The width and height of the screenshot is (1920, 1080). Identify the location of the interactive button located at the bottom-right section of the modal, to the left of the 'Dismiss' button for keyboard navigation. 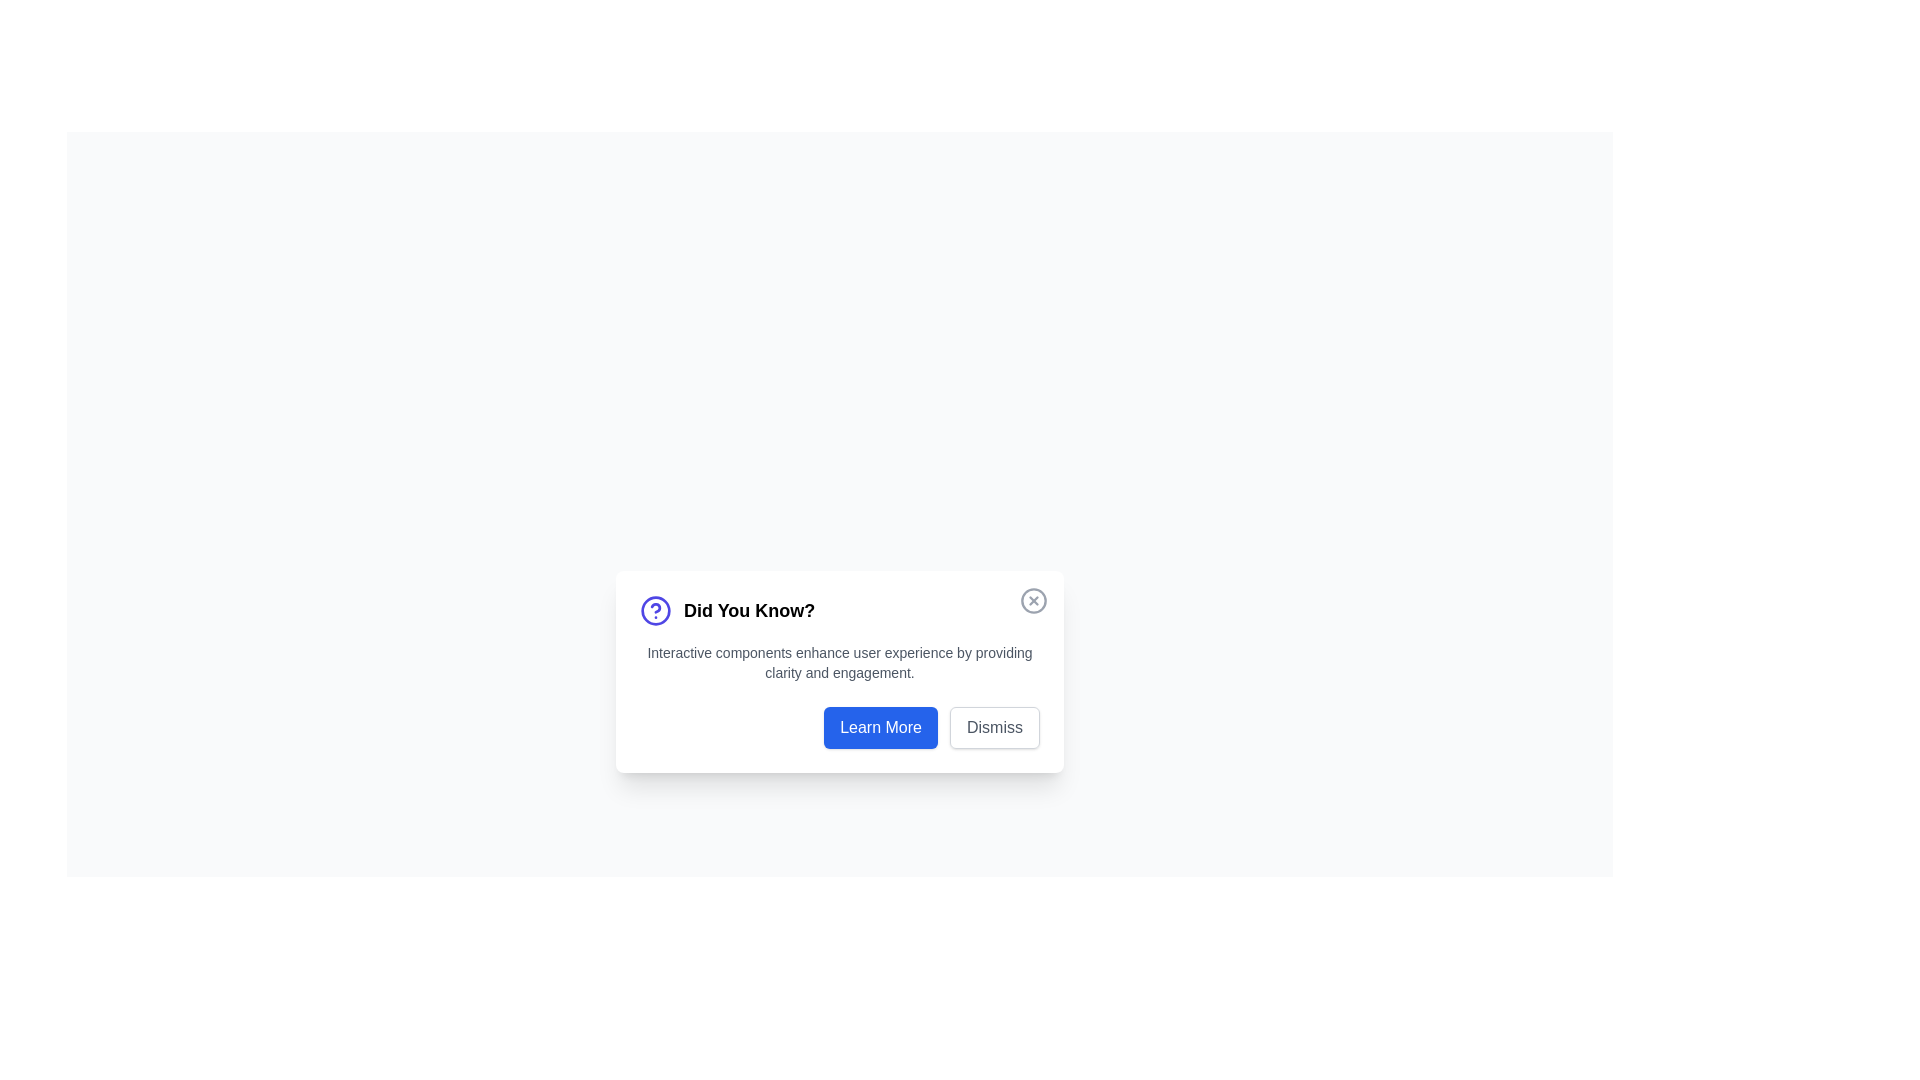
(880, 728).